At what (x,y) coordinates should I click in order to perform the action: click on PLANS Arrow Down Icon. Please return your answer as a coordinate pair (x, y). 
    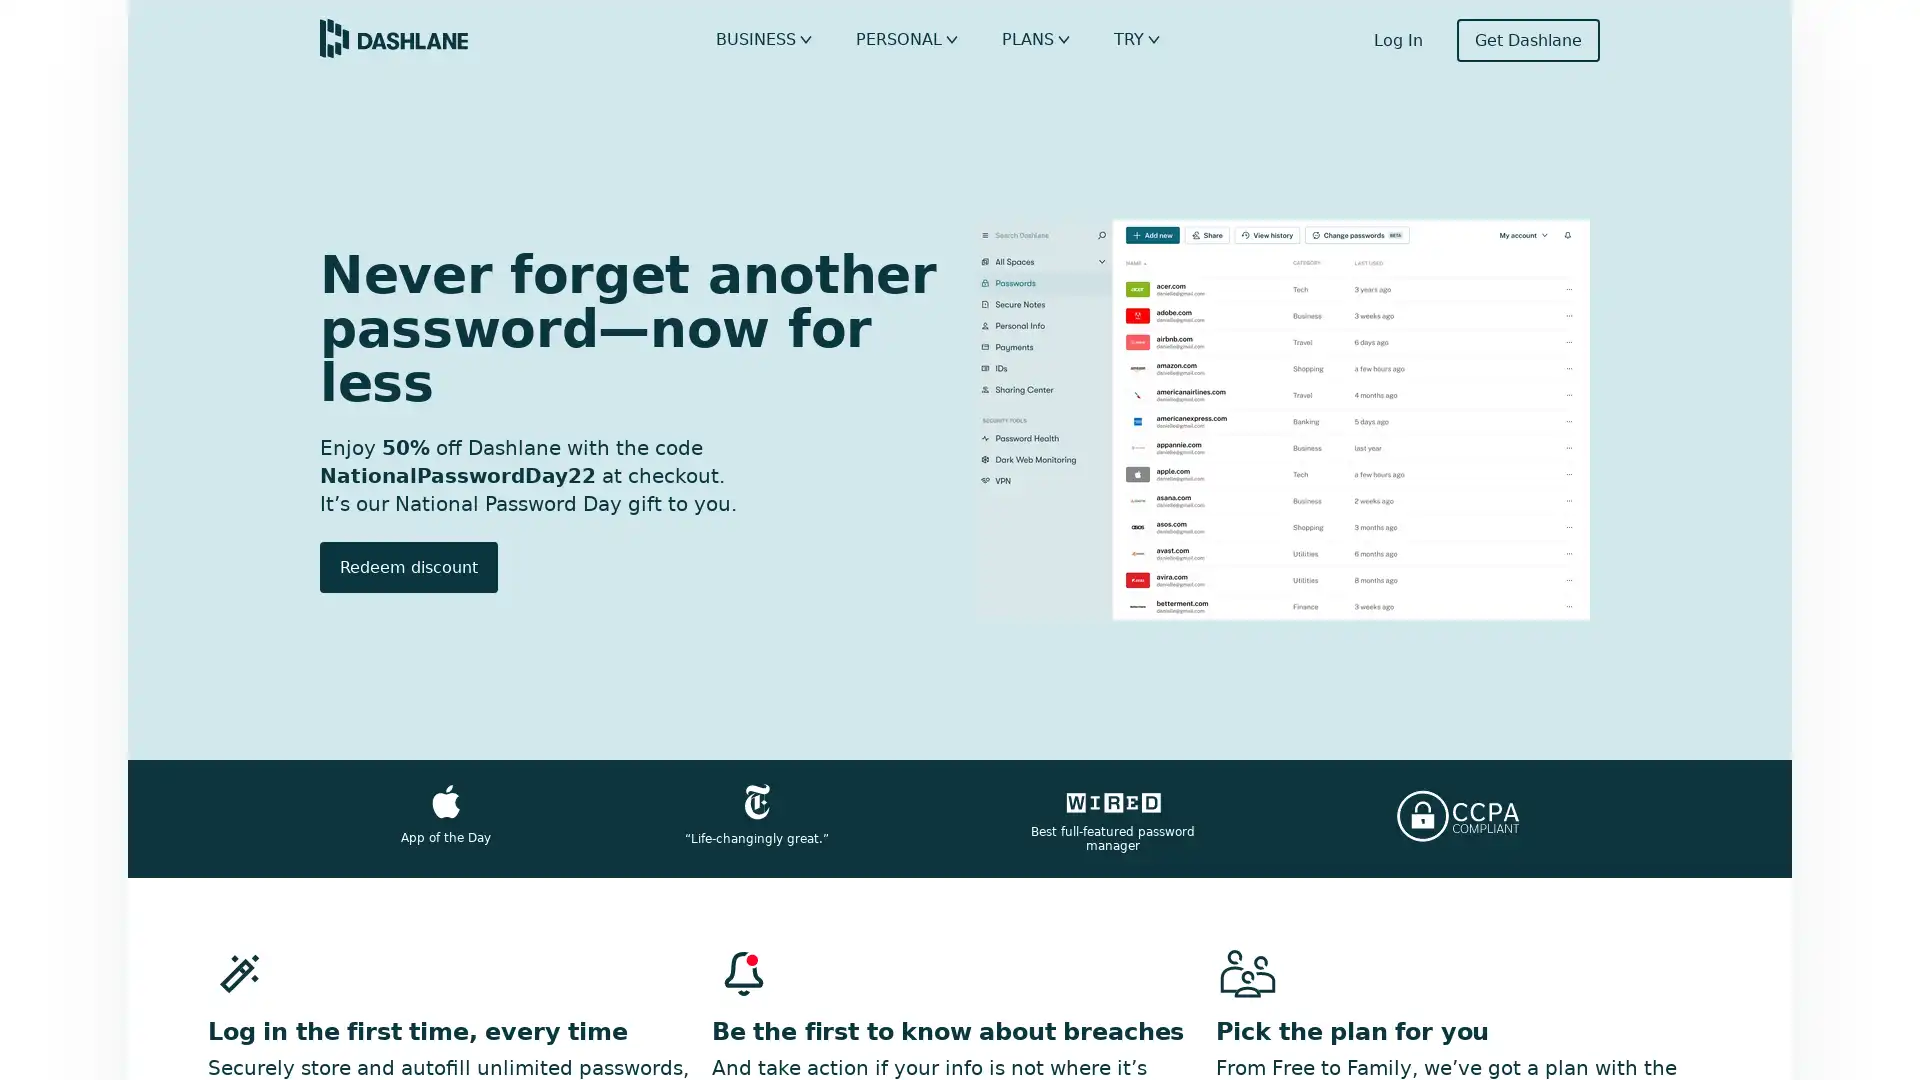
    Looking at the image, I should click on (1037, 39).